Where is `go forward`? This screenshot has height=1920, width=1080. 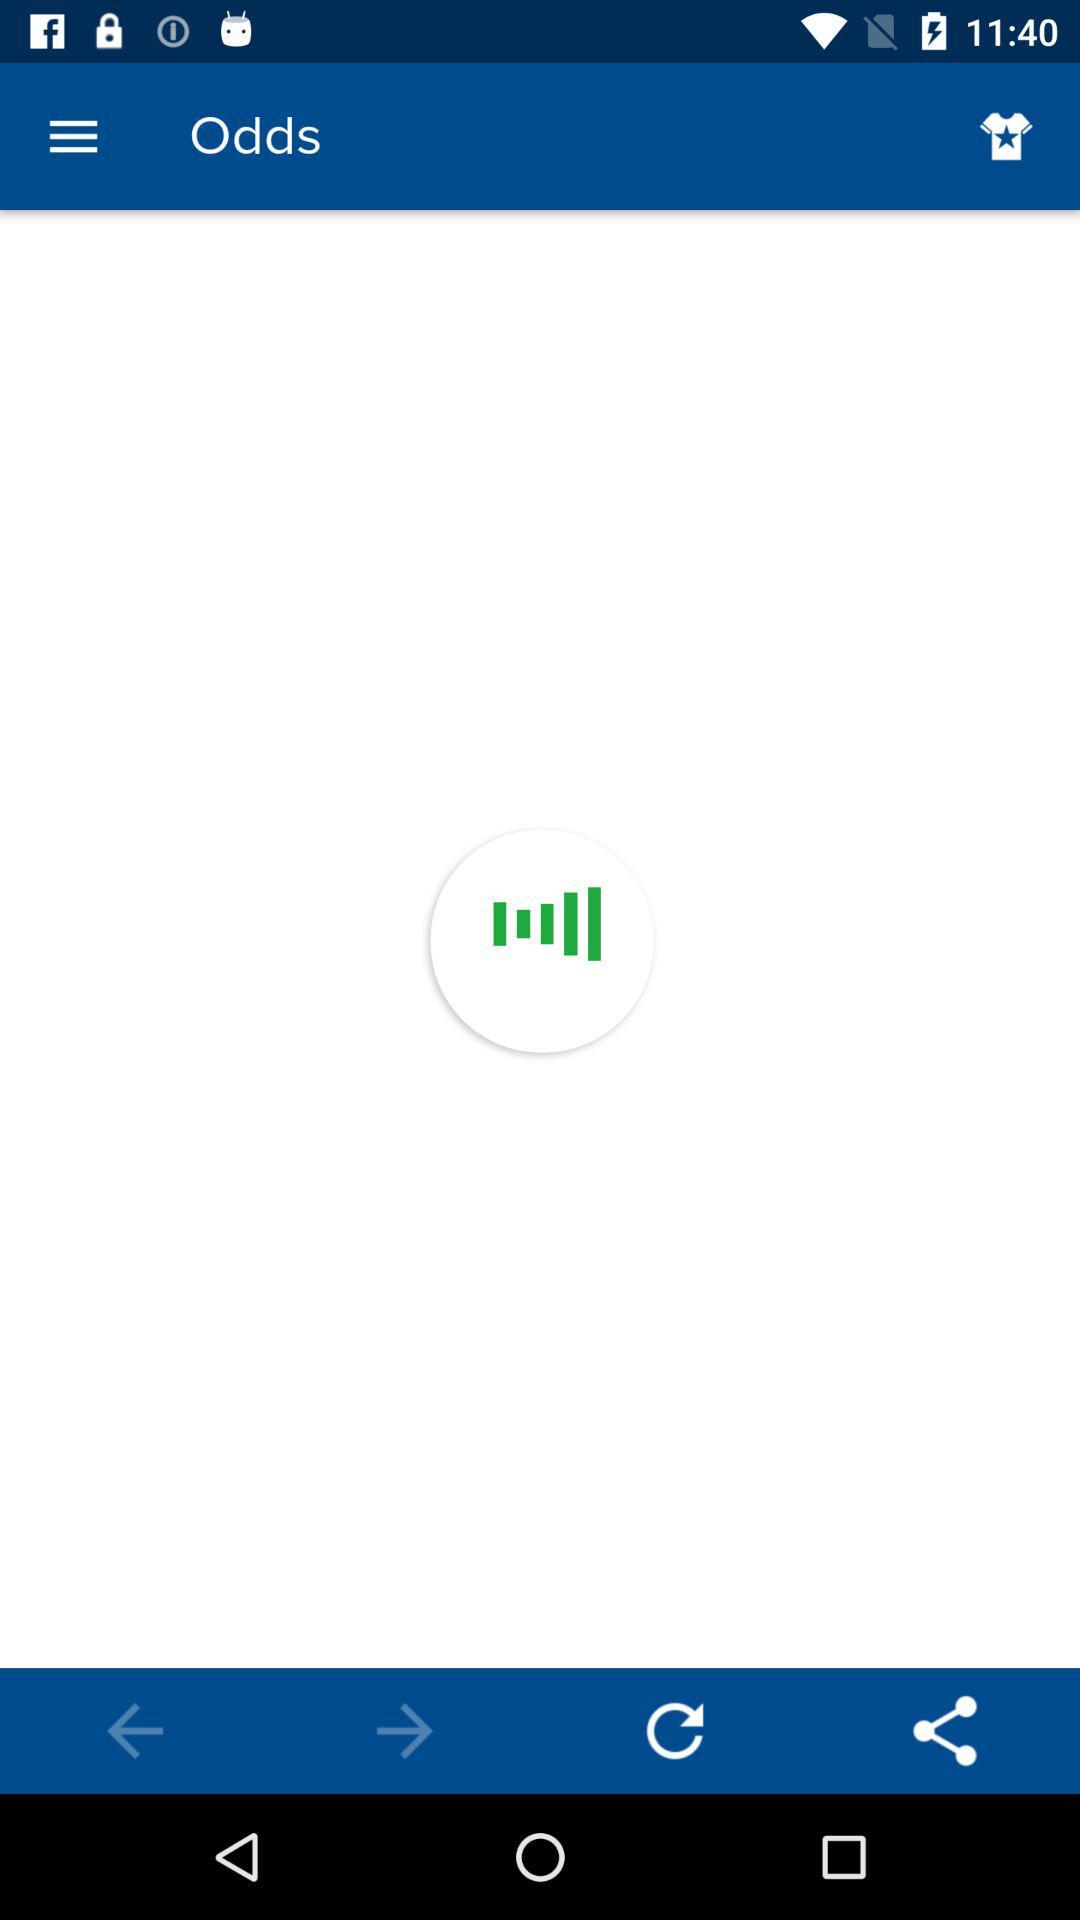
go forward is located at coordinates (405, 1730).